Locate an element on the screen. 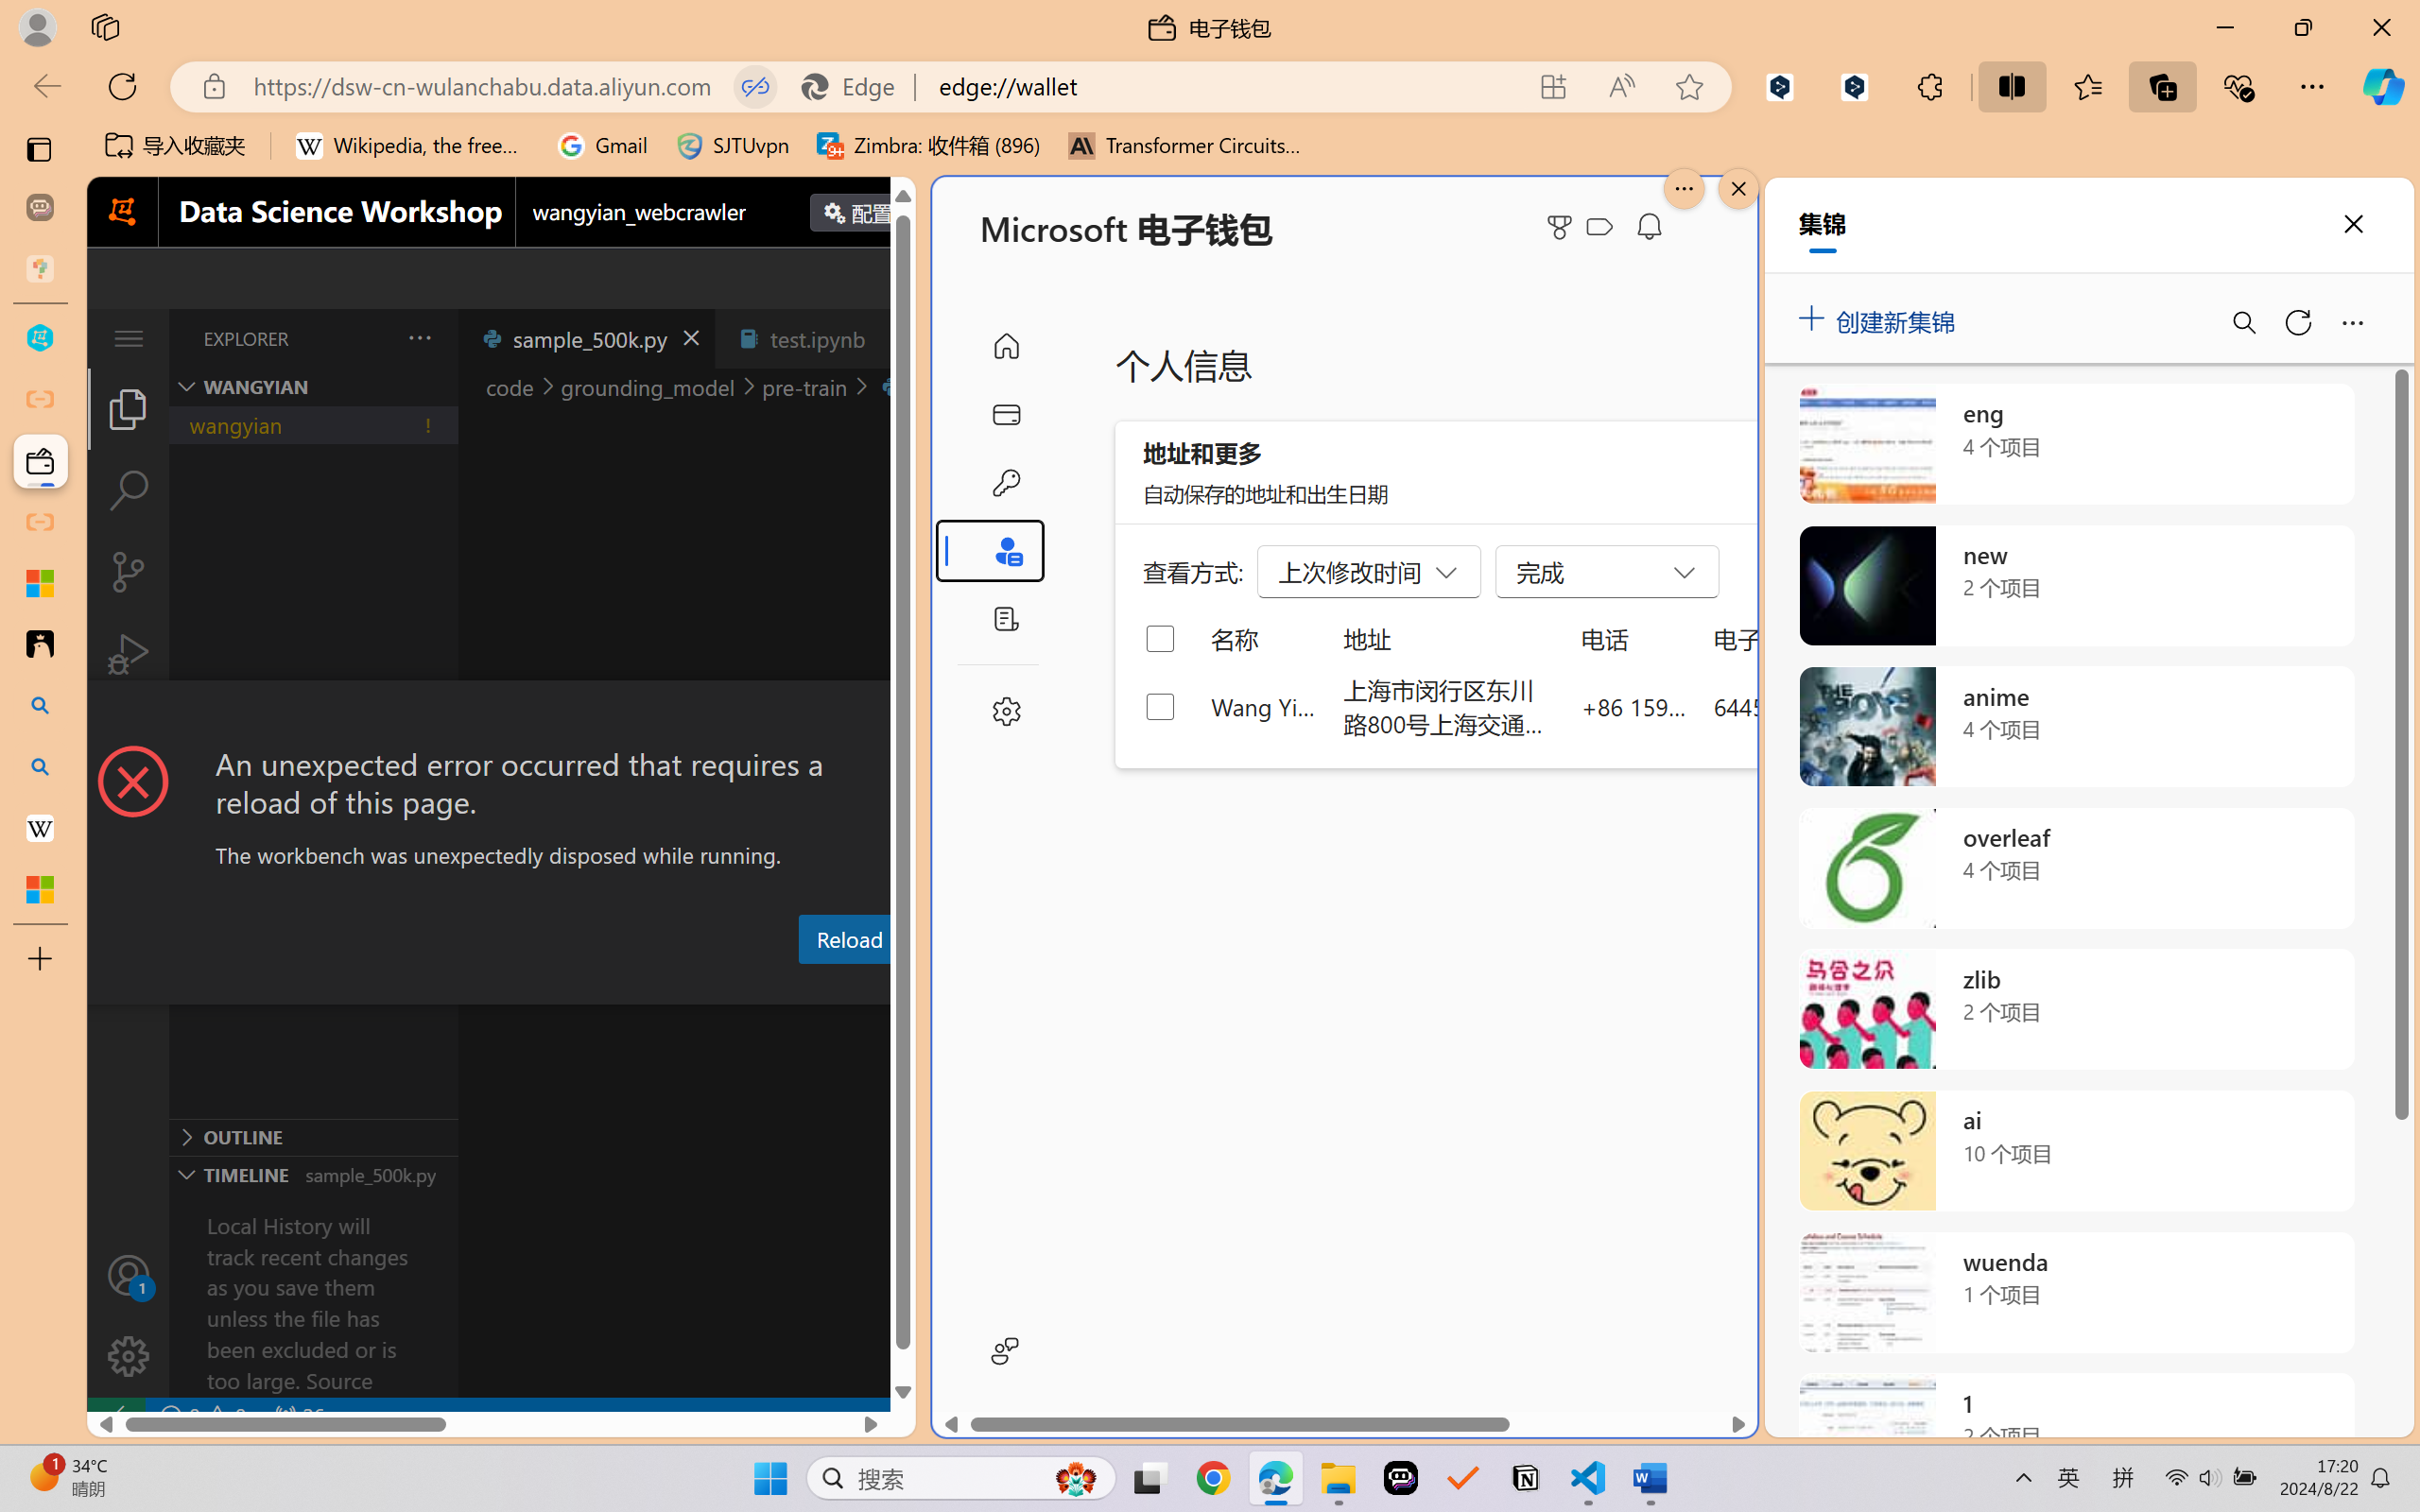 The image size is (2420, 1512). 'Adjust indents and spacing - Microsoft Support' is located at coordinates (39, 582).